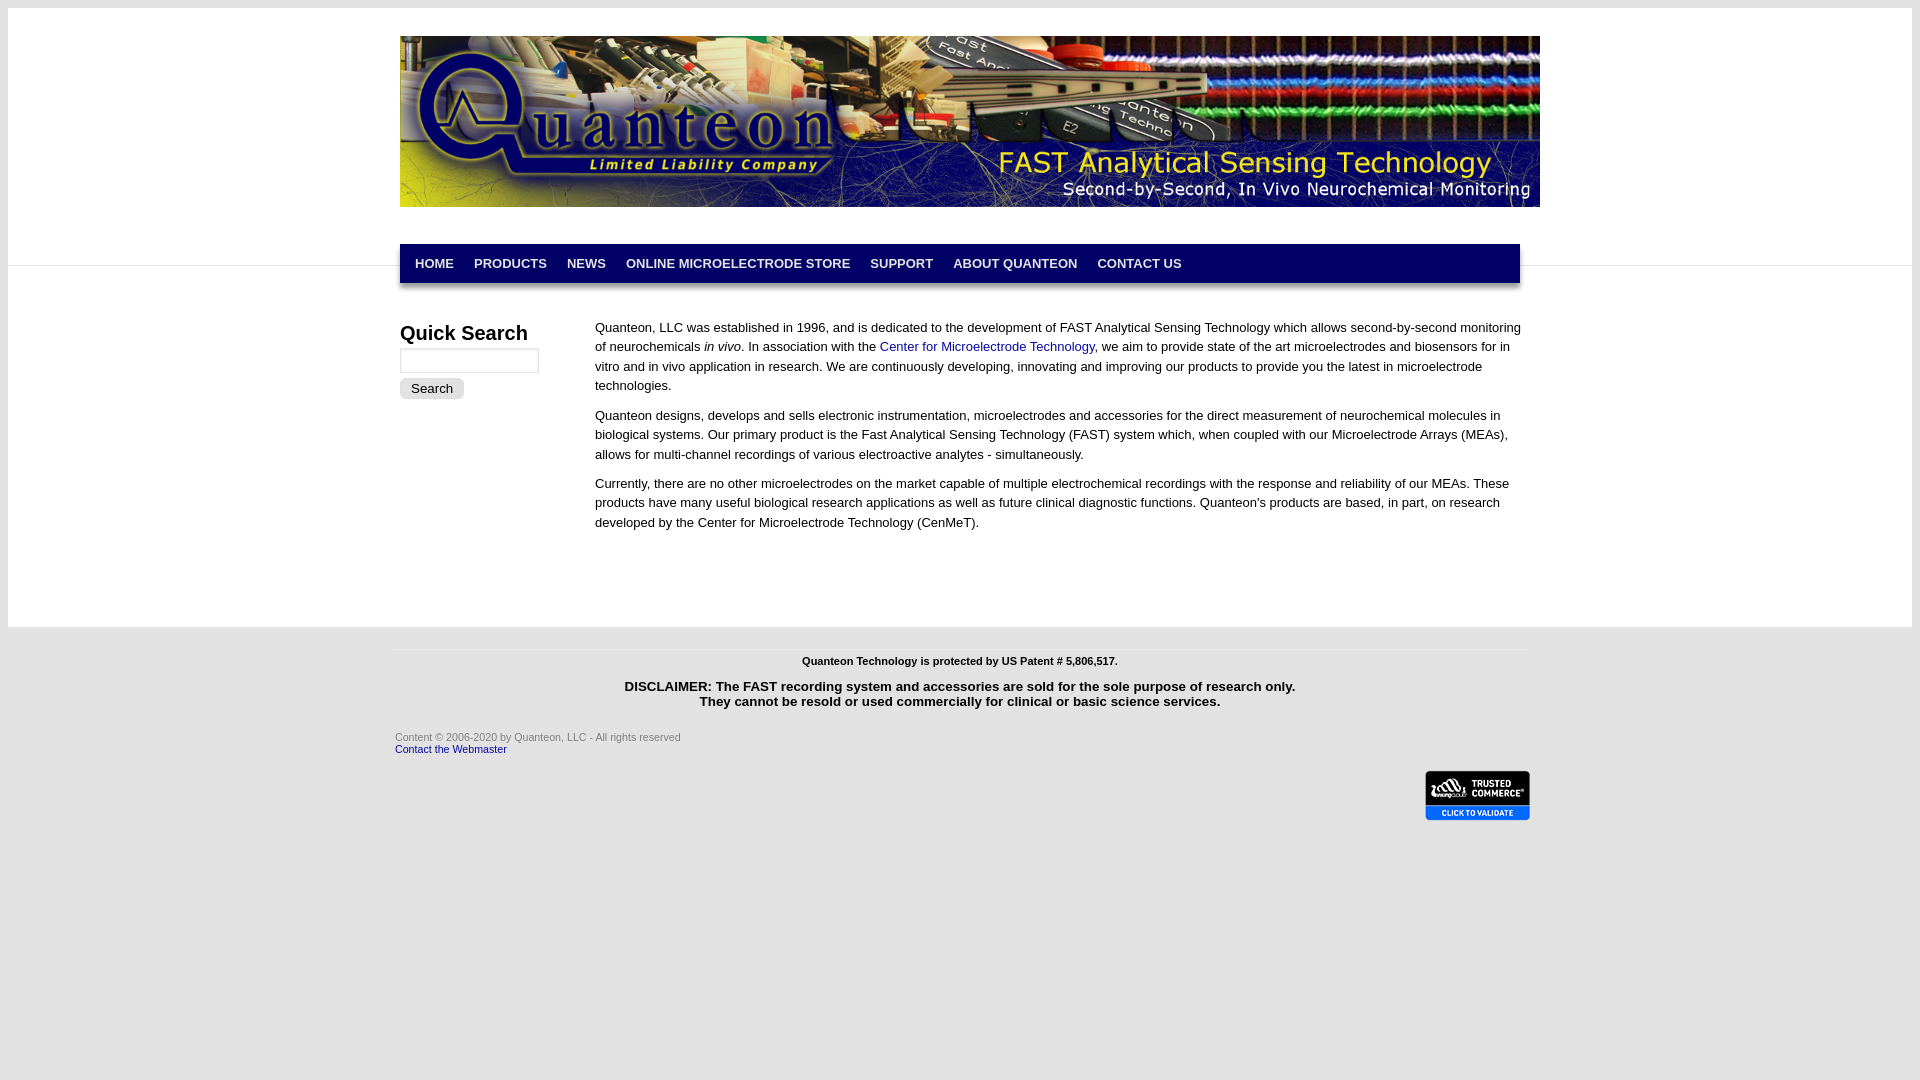  I want to click on 'PRODUCTS', so click(510, 262).